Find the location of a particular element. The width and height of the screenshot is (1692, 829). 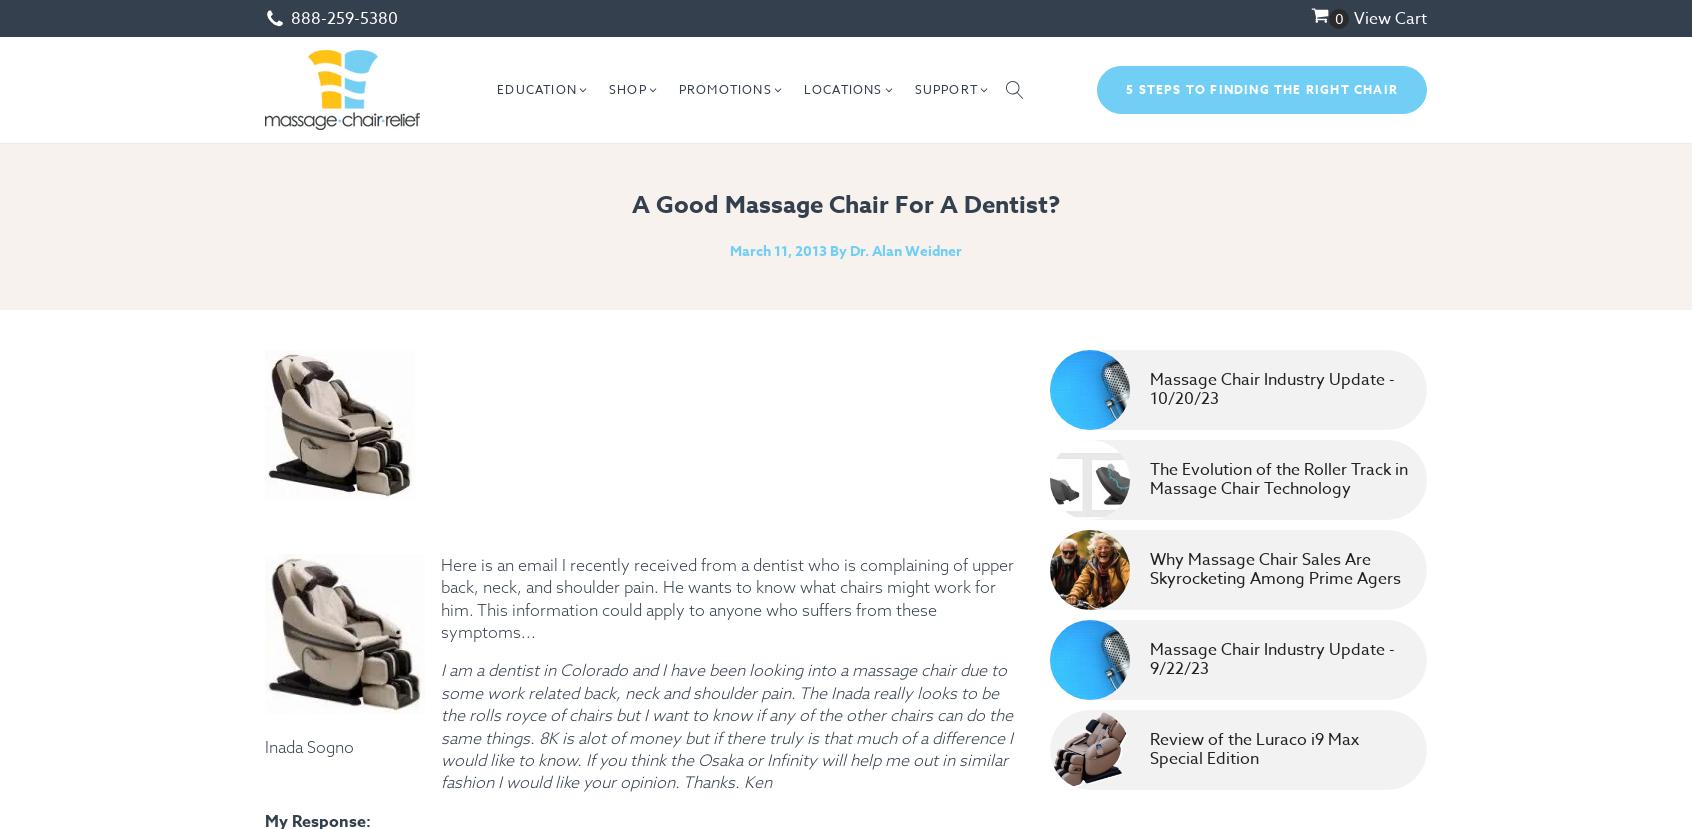

'888-259-5380' is located at coordinates (343, 17).